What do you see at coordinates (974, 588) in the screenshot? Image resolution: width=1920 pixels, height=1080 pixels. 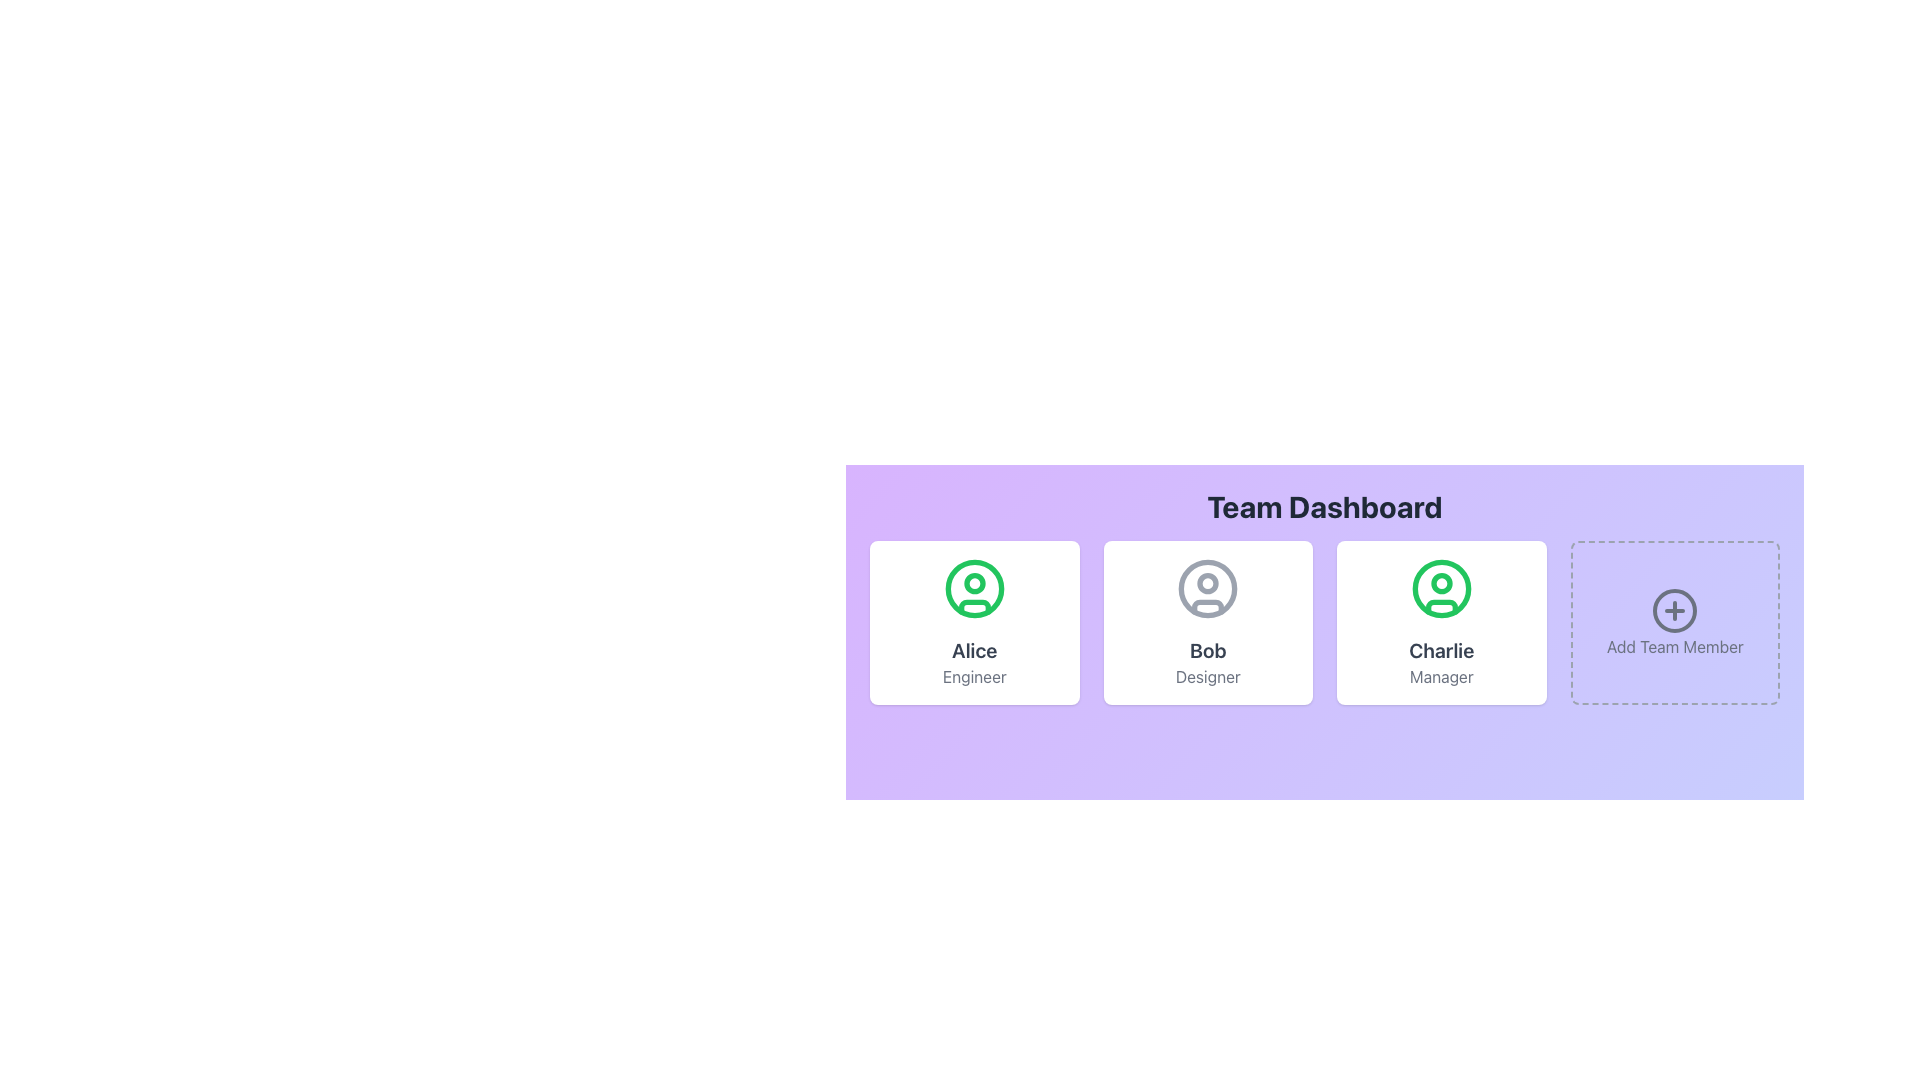 I see `the active green circular element within the avatar for 'Alice', which is associated with the text 'Alice' and 'Engineer'` at bounding box center [974, 588].